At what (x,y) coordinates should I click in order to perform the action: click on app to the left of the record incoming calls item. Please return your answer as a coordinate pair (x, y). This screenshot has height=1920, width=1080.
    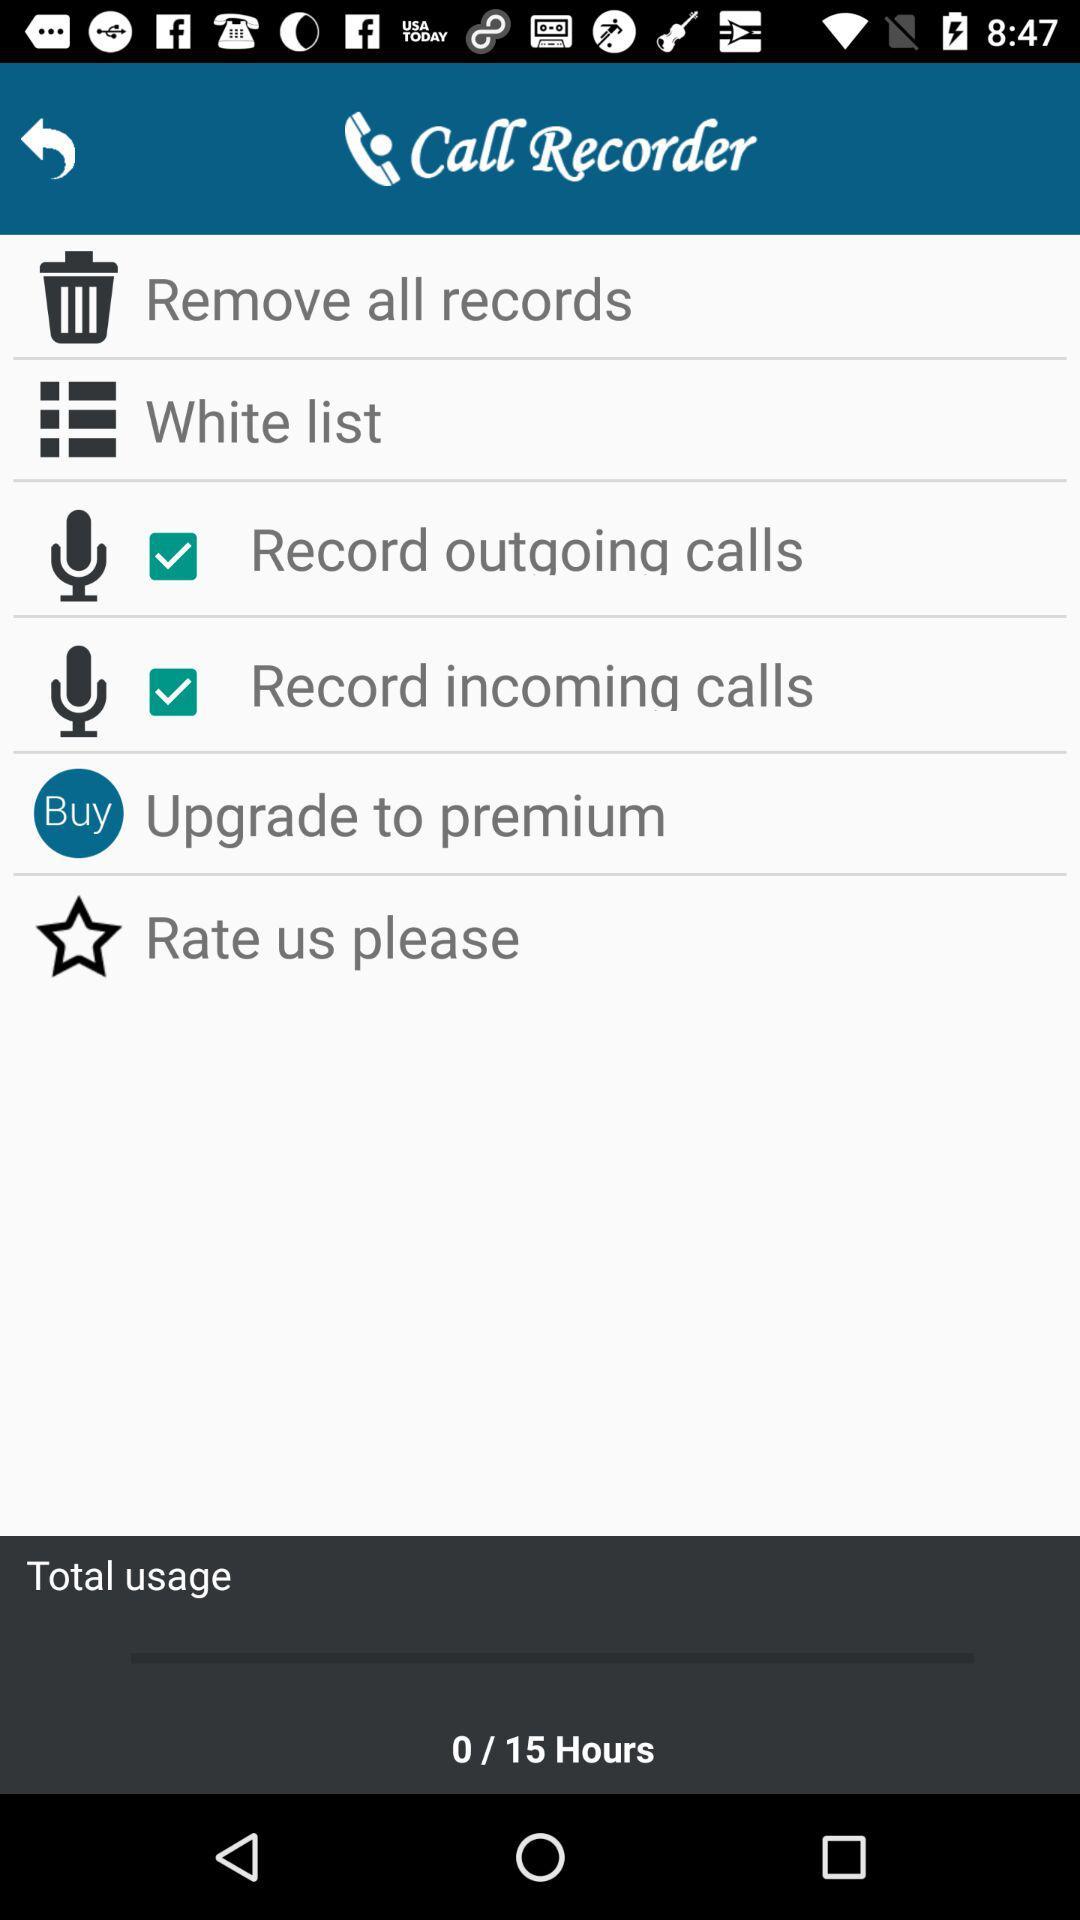
    Looking at the image, I should click on (183, 692).